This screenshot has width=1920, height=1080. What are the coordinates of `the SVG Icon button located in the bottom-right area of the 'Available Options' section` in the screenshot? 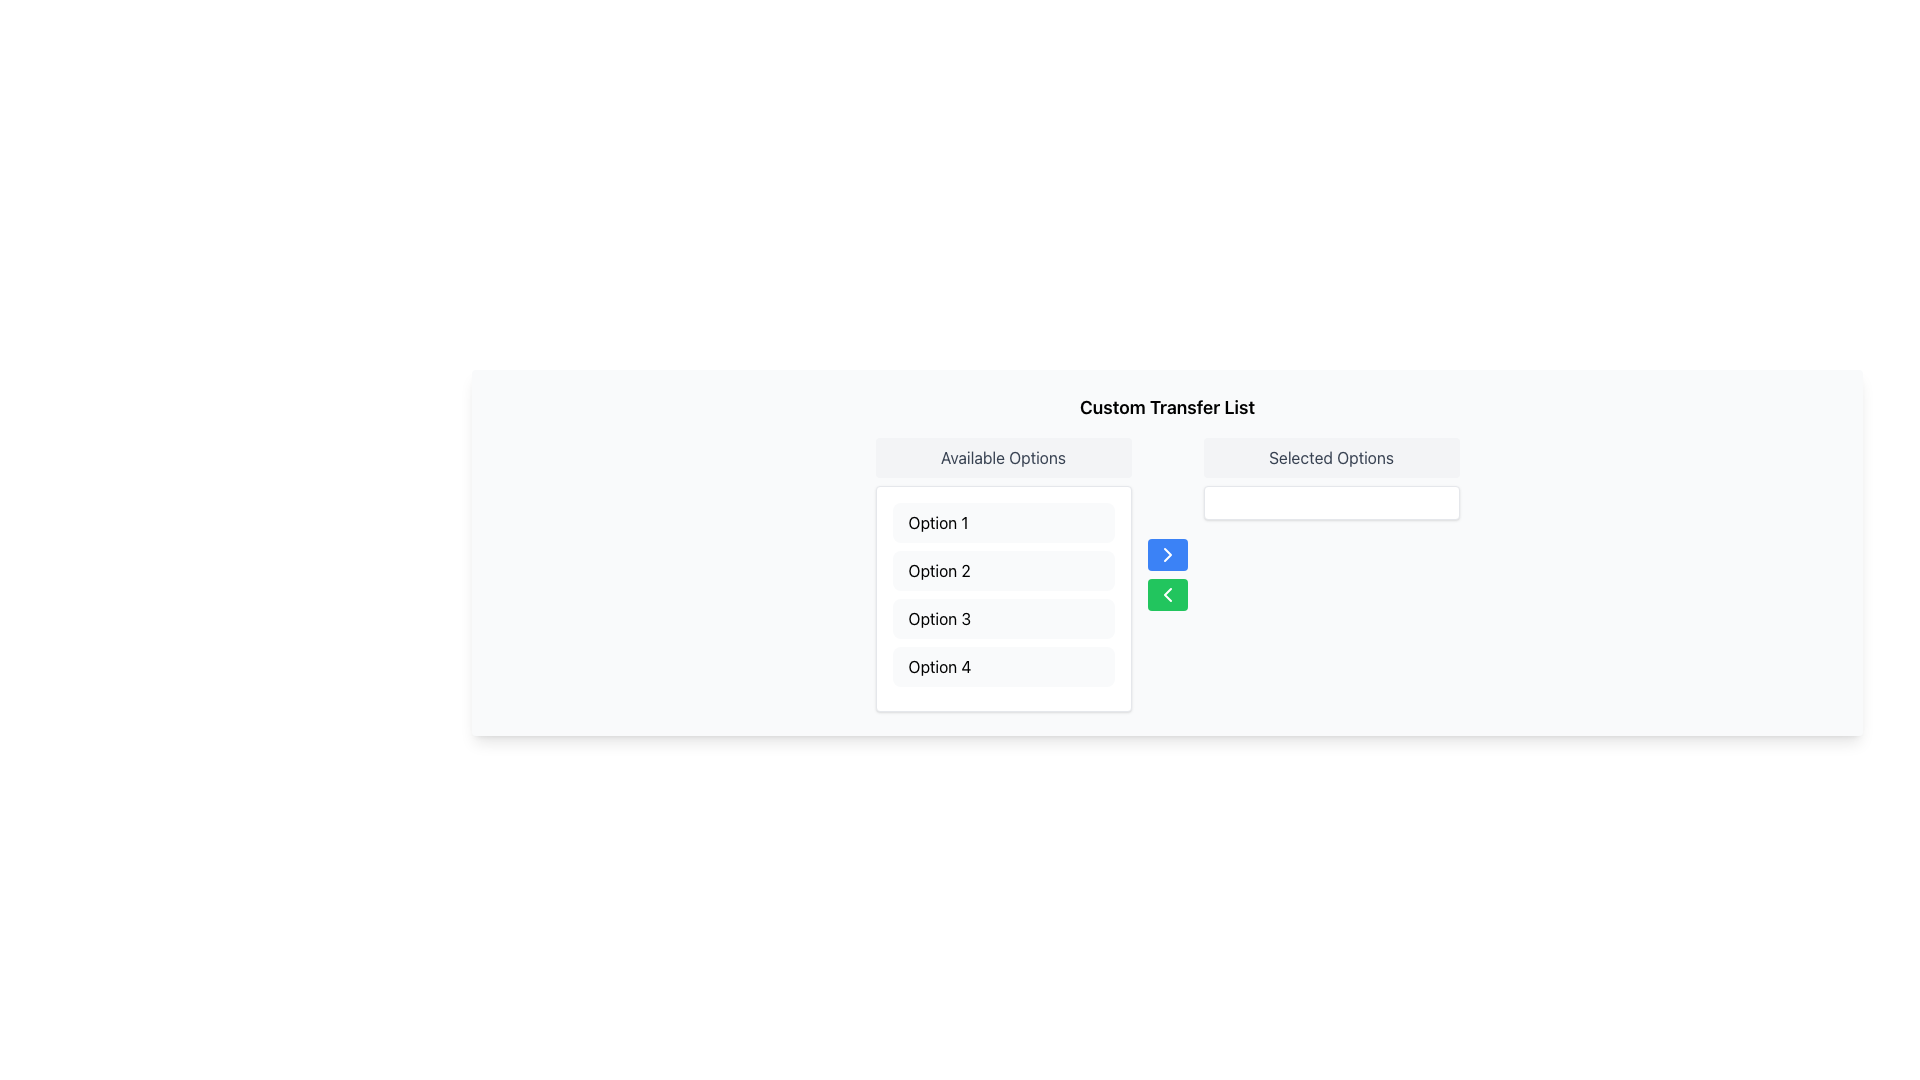 It's located at (1167, 593).